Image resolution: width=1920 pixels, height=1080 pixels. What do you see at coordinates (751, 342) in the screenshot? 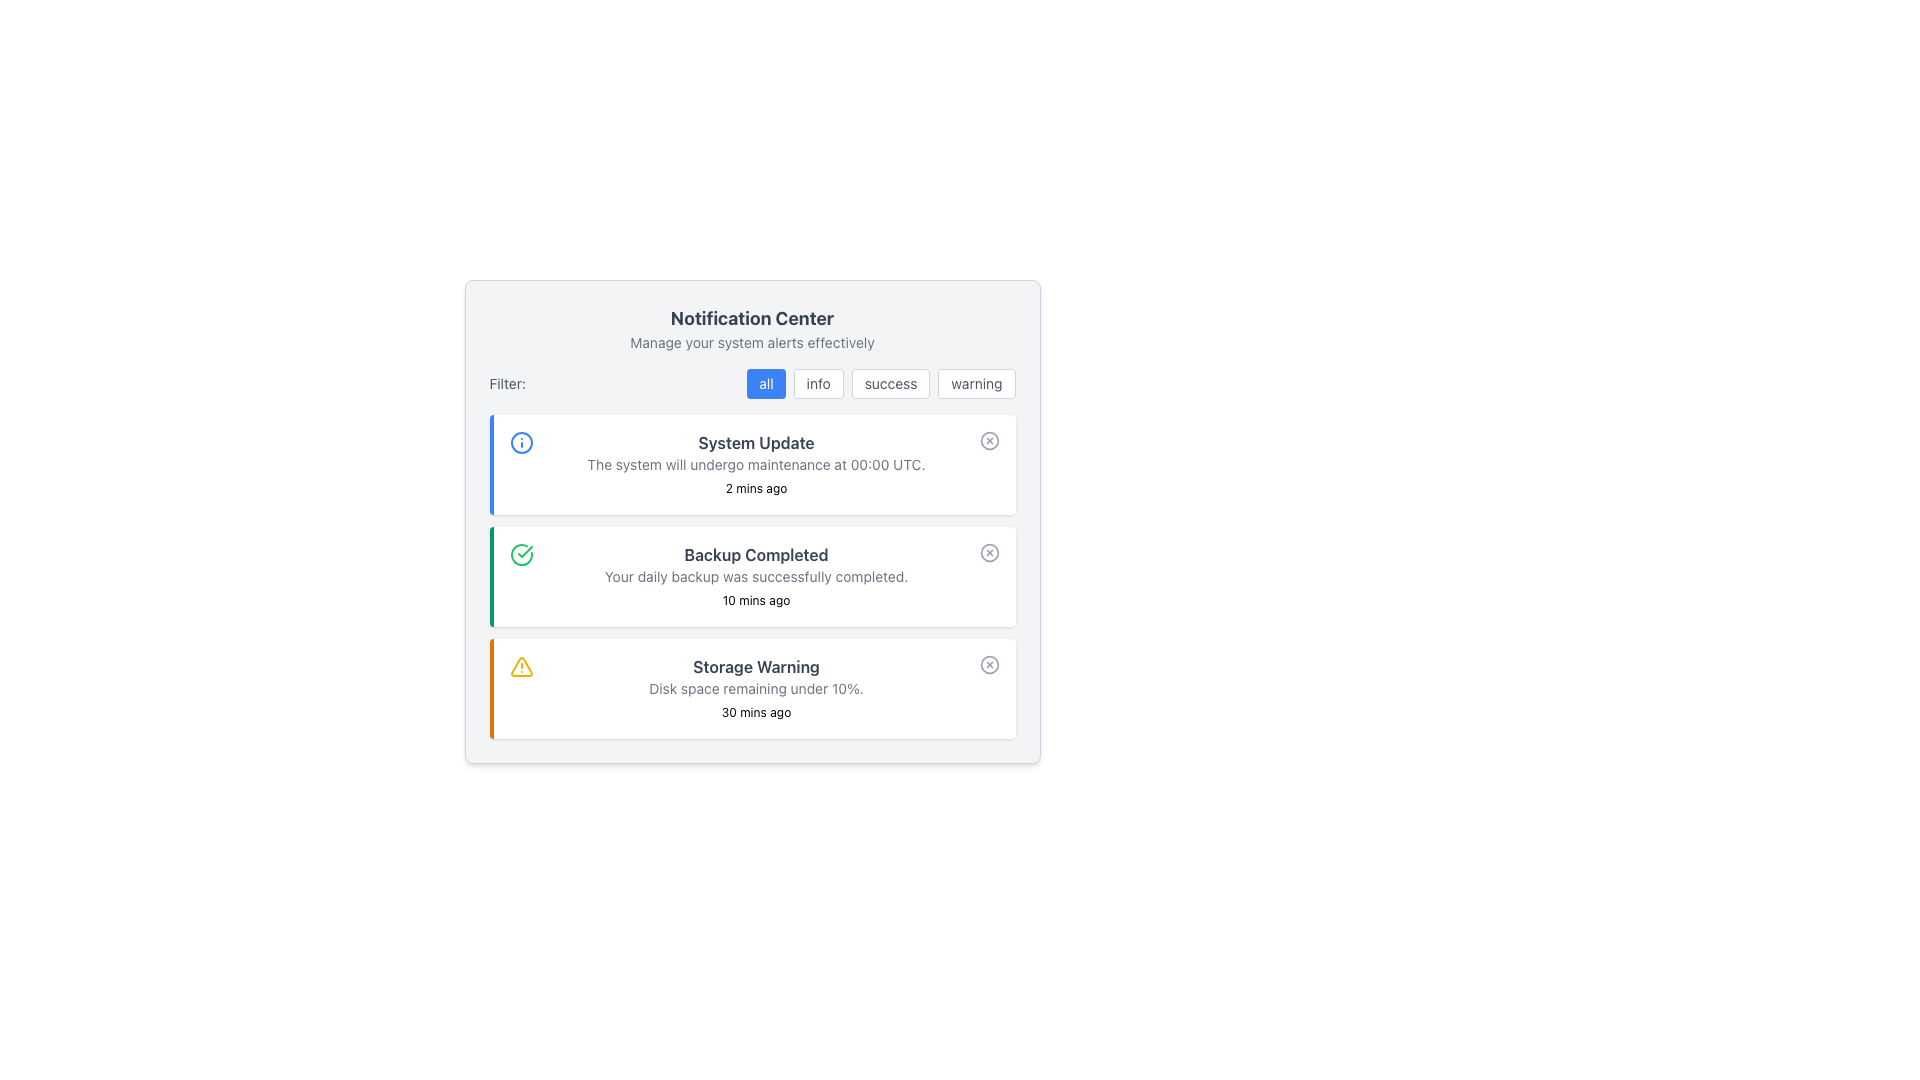
I see `the static text element reading 'Manage your system alerts effectively', which is positioned directly beneath the 'Notification Center' header` at bounding box center [751, 342].